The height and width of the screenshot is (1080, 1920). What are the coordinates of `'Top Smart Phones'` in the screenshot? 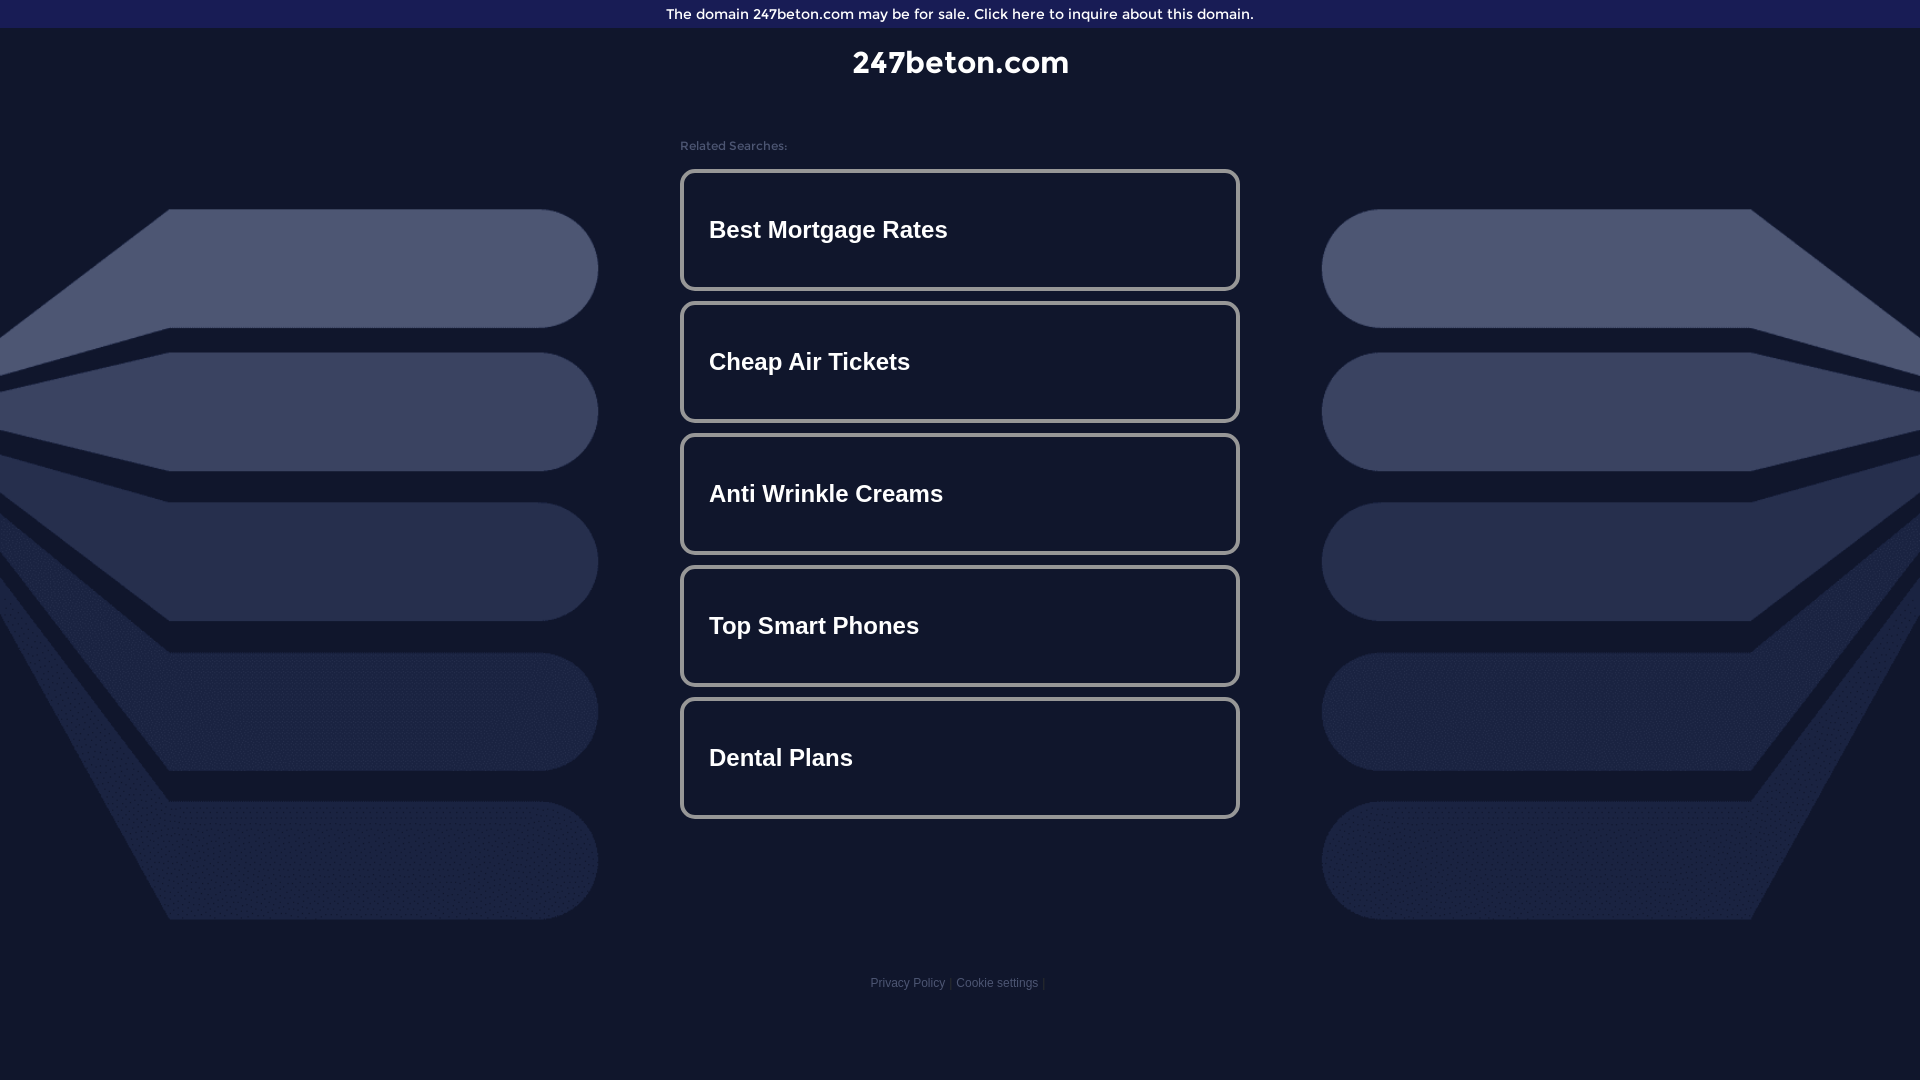 It's located at (960, 624).